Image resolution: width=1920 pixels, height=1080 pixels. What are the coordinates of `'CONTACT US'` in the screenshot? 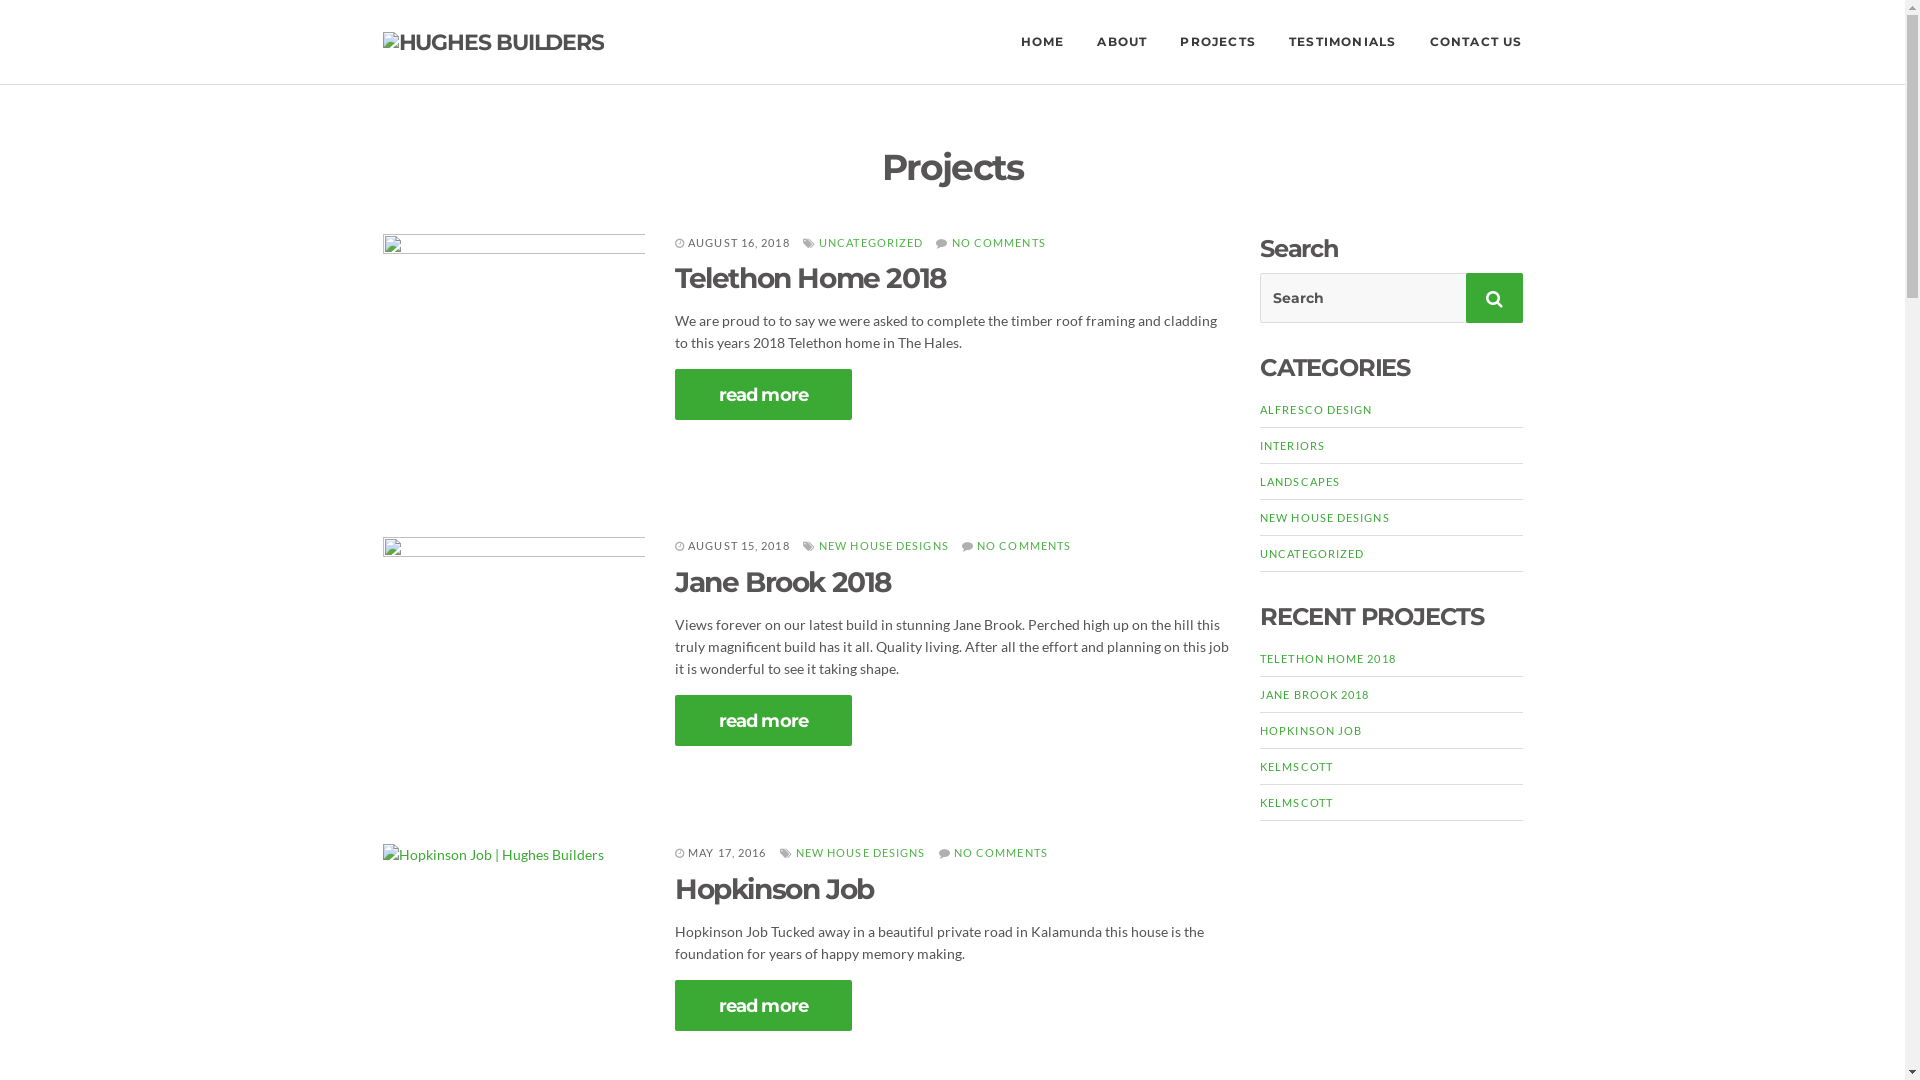 It's located at (1476, 43).